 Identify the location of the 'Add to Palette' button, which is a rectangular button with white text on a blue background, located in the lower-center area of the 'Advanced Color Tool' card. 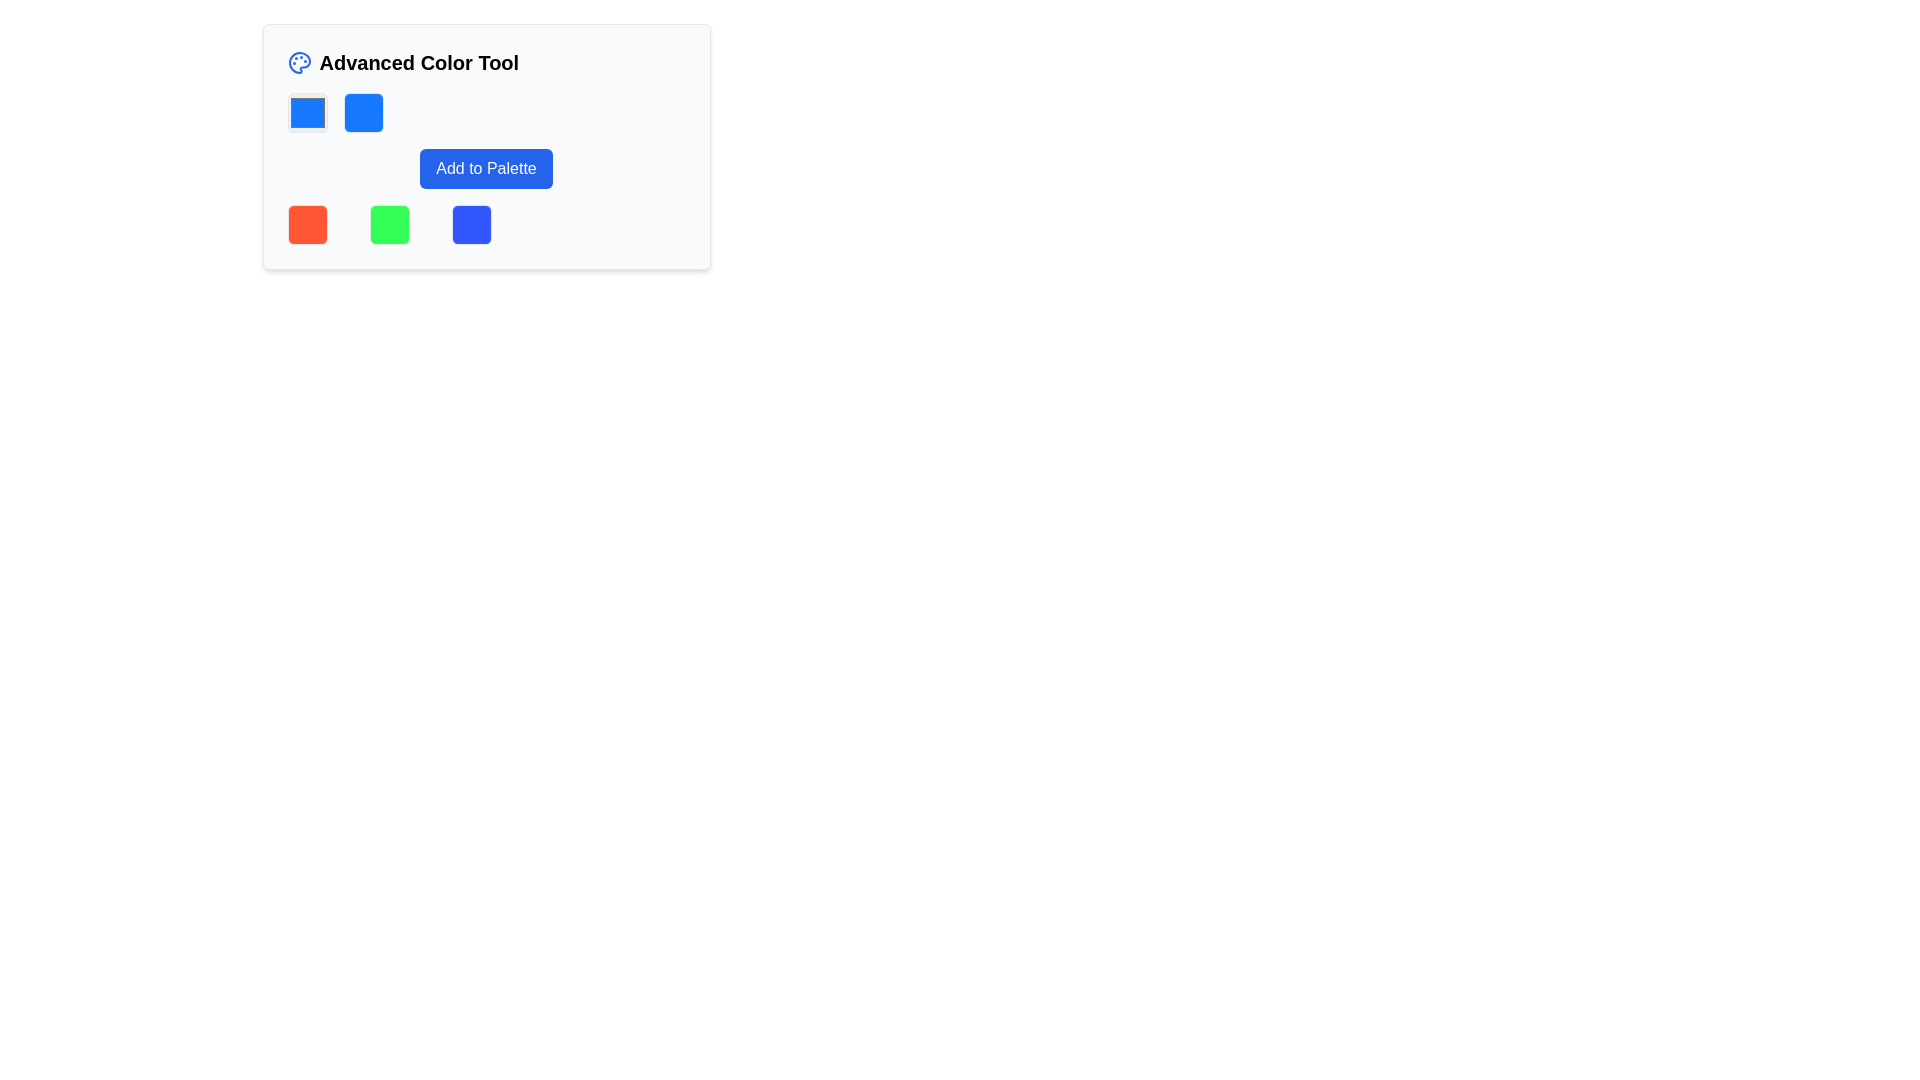
(486, 168).